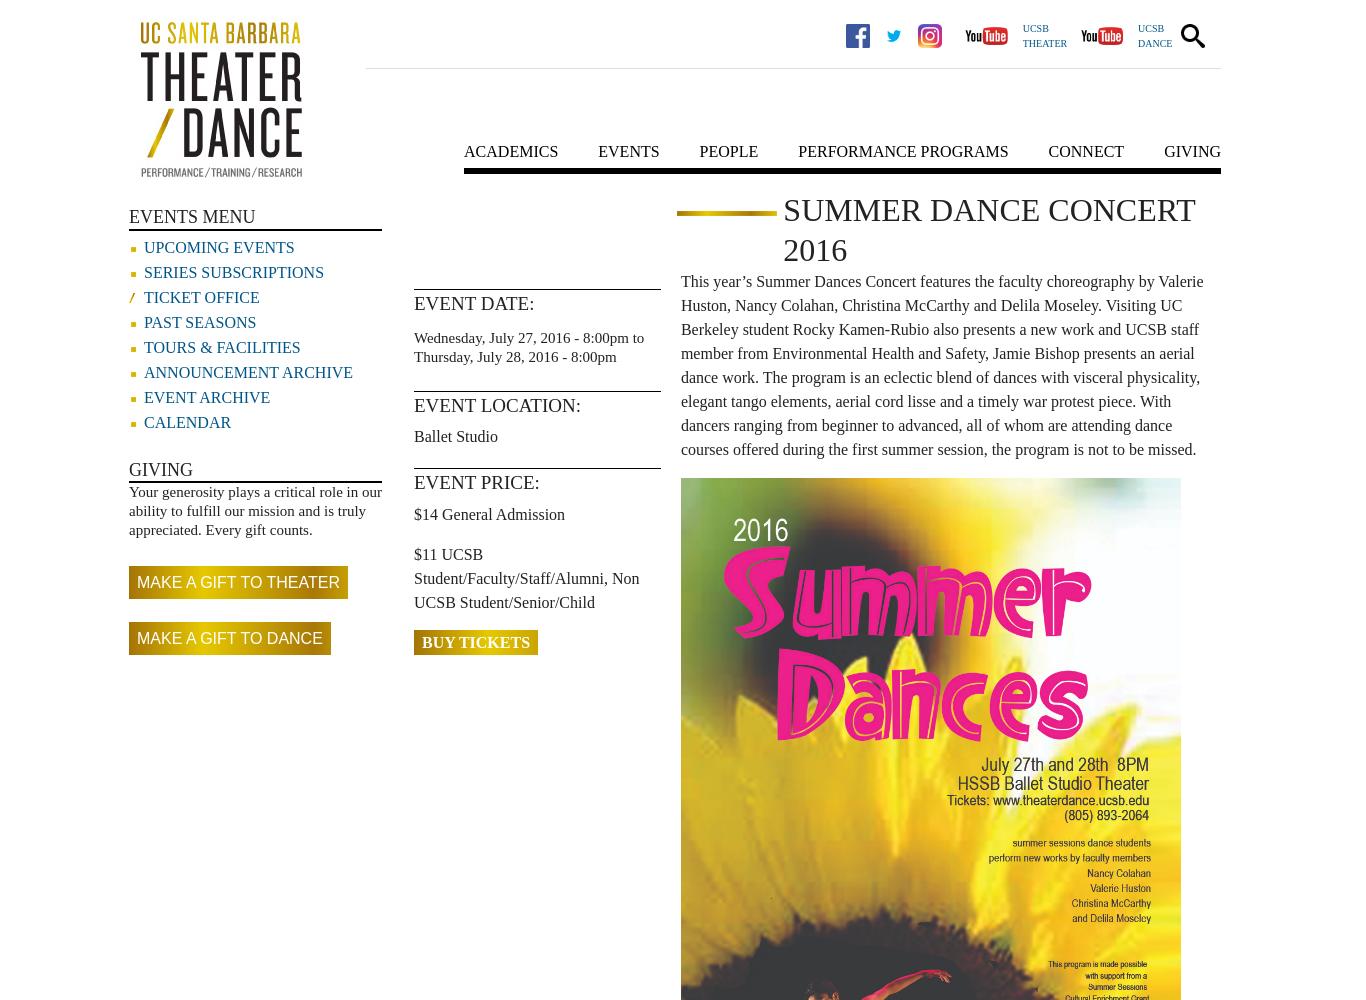 This screenshot has width=1366, height=1000. Describe the element at coordinates (728, 151) in the screenshot. I see `'People'` at that location.